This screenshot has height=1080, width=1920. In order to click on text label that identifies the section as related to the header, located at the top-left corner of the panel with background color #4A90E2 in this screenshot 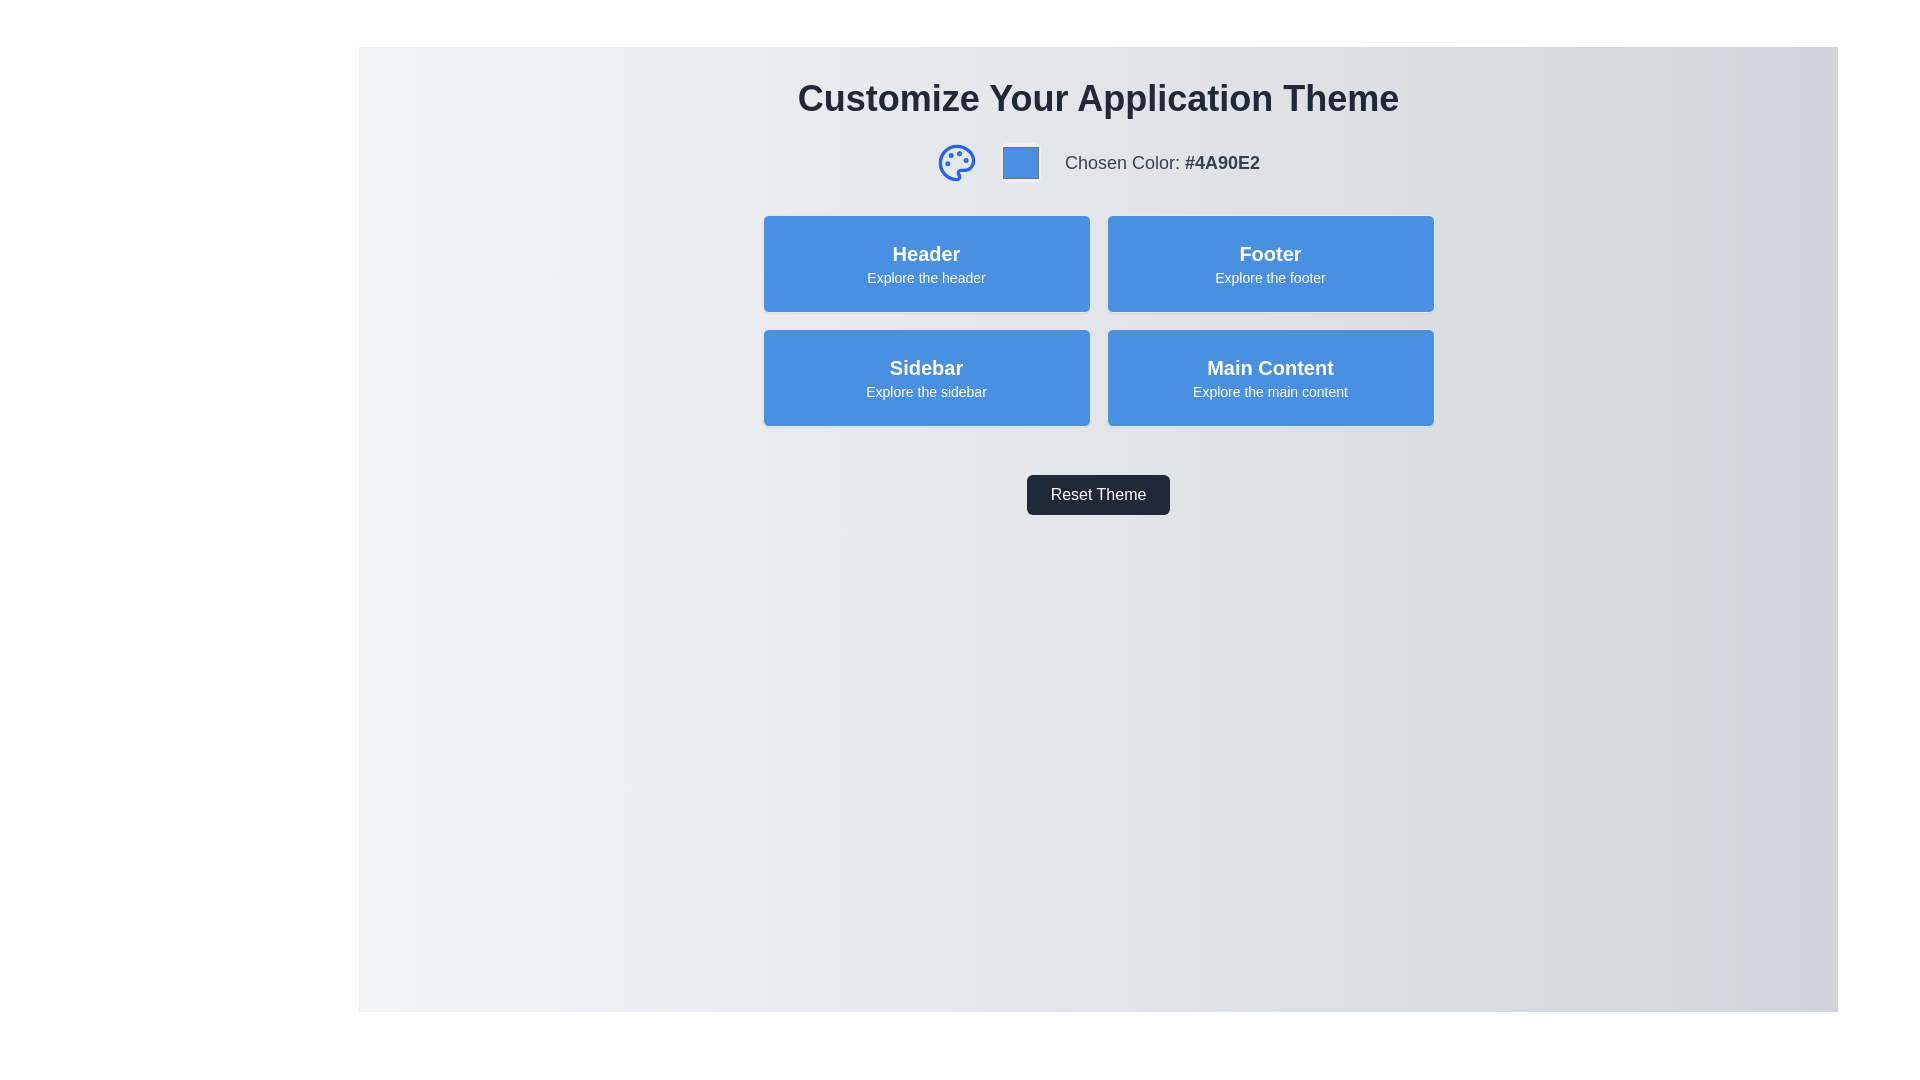, I will do `click(925, 253)`.